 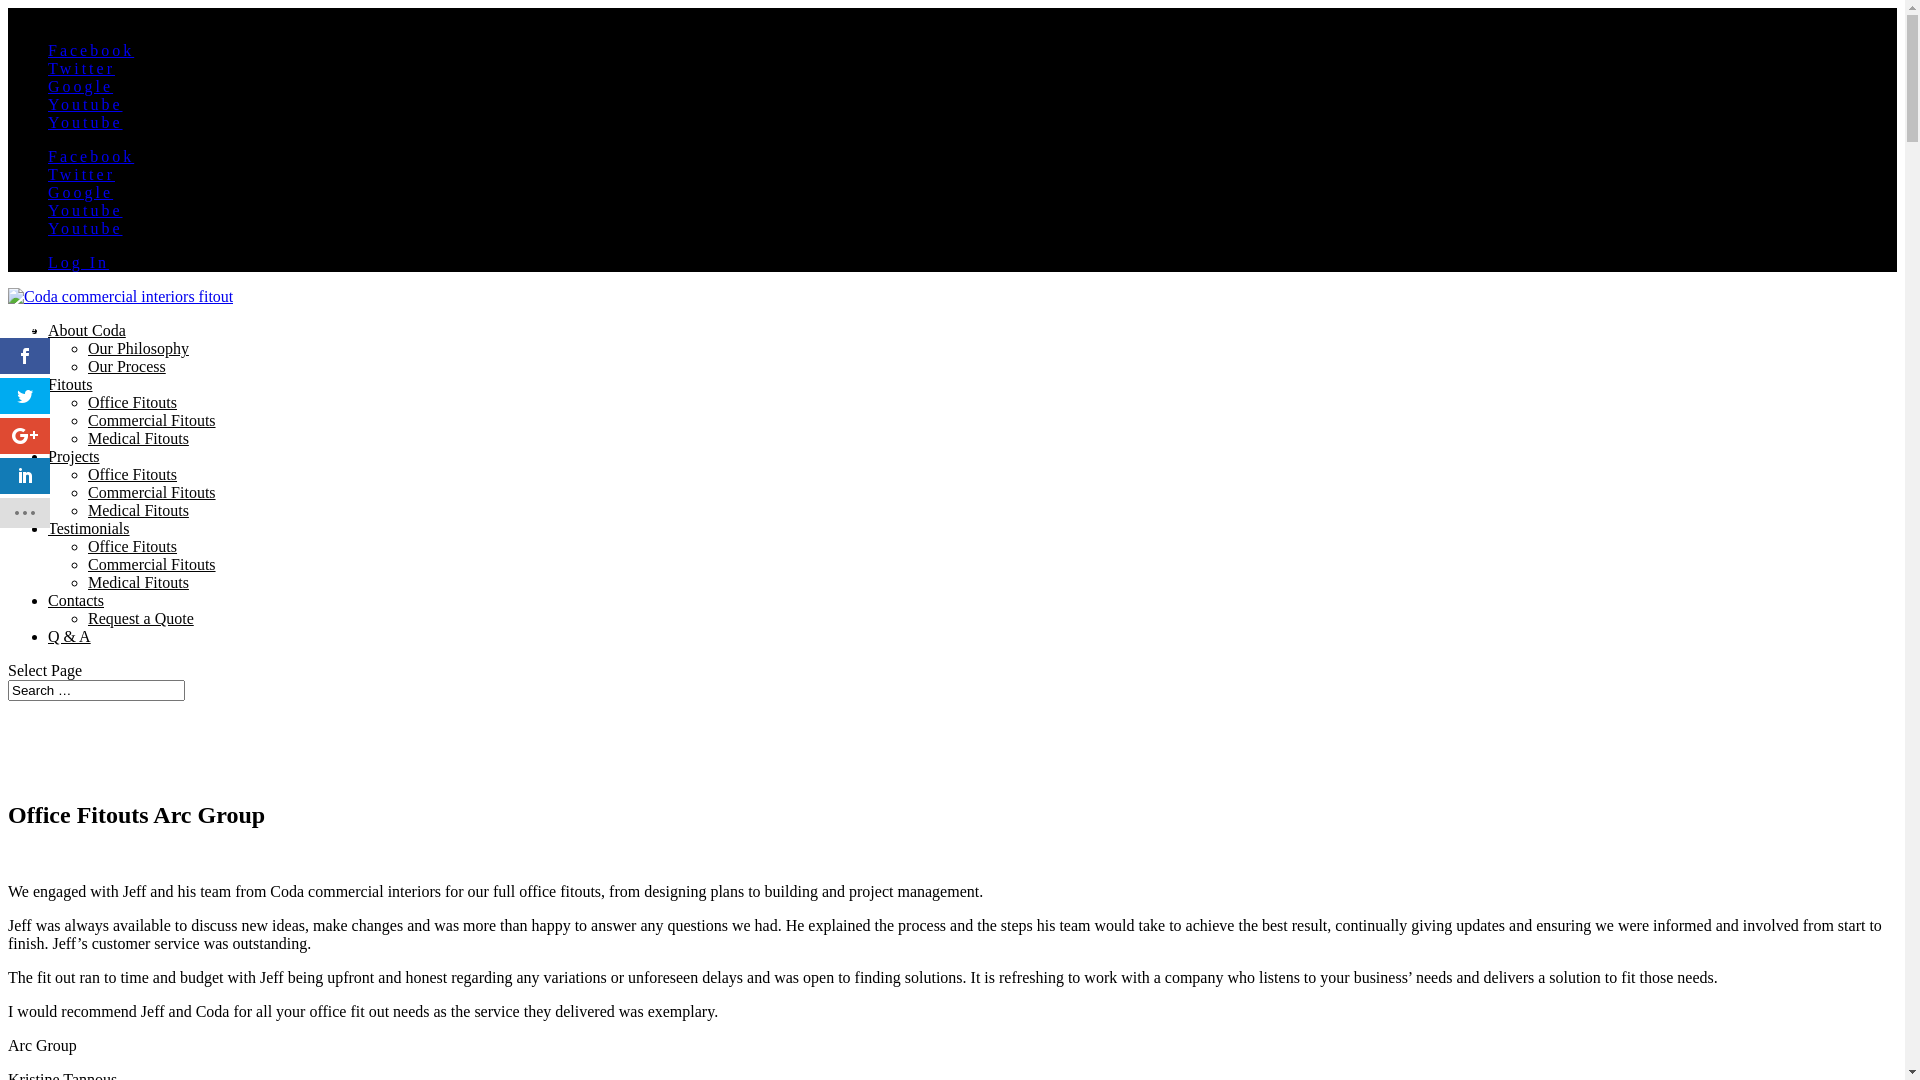 What do you see at coordinates (90, 49) in the screenshot?
I see `'Facebook'` at bounding box center [90, 49].